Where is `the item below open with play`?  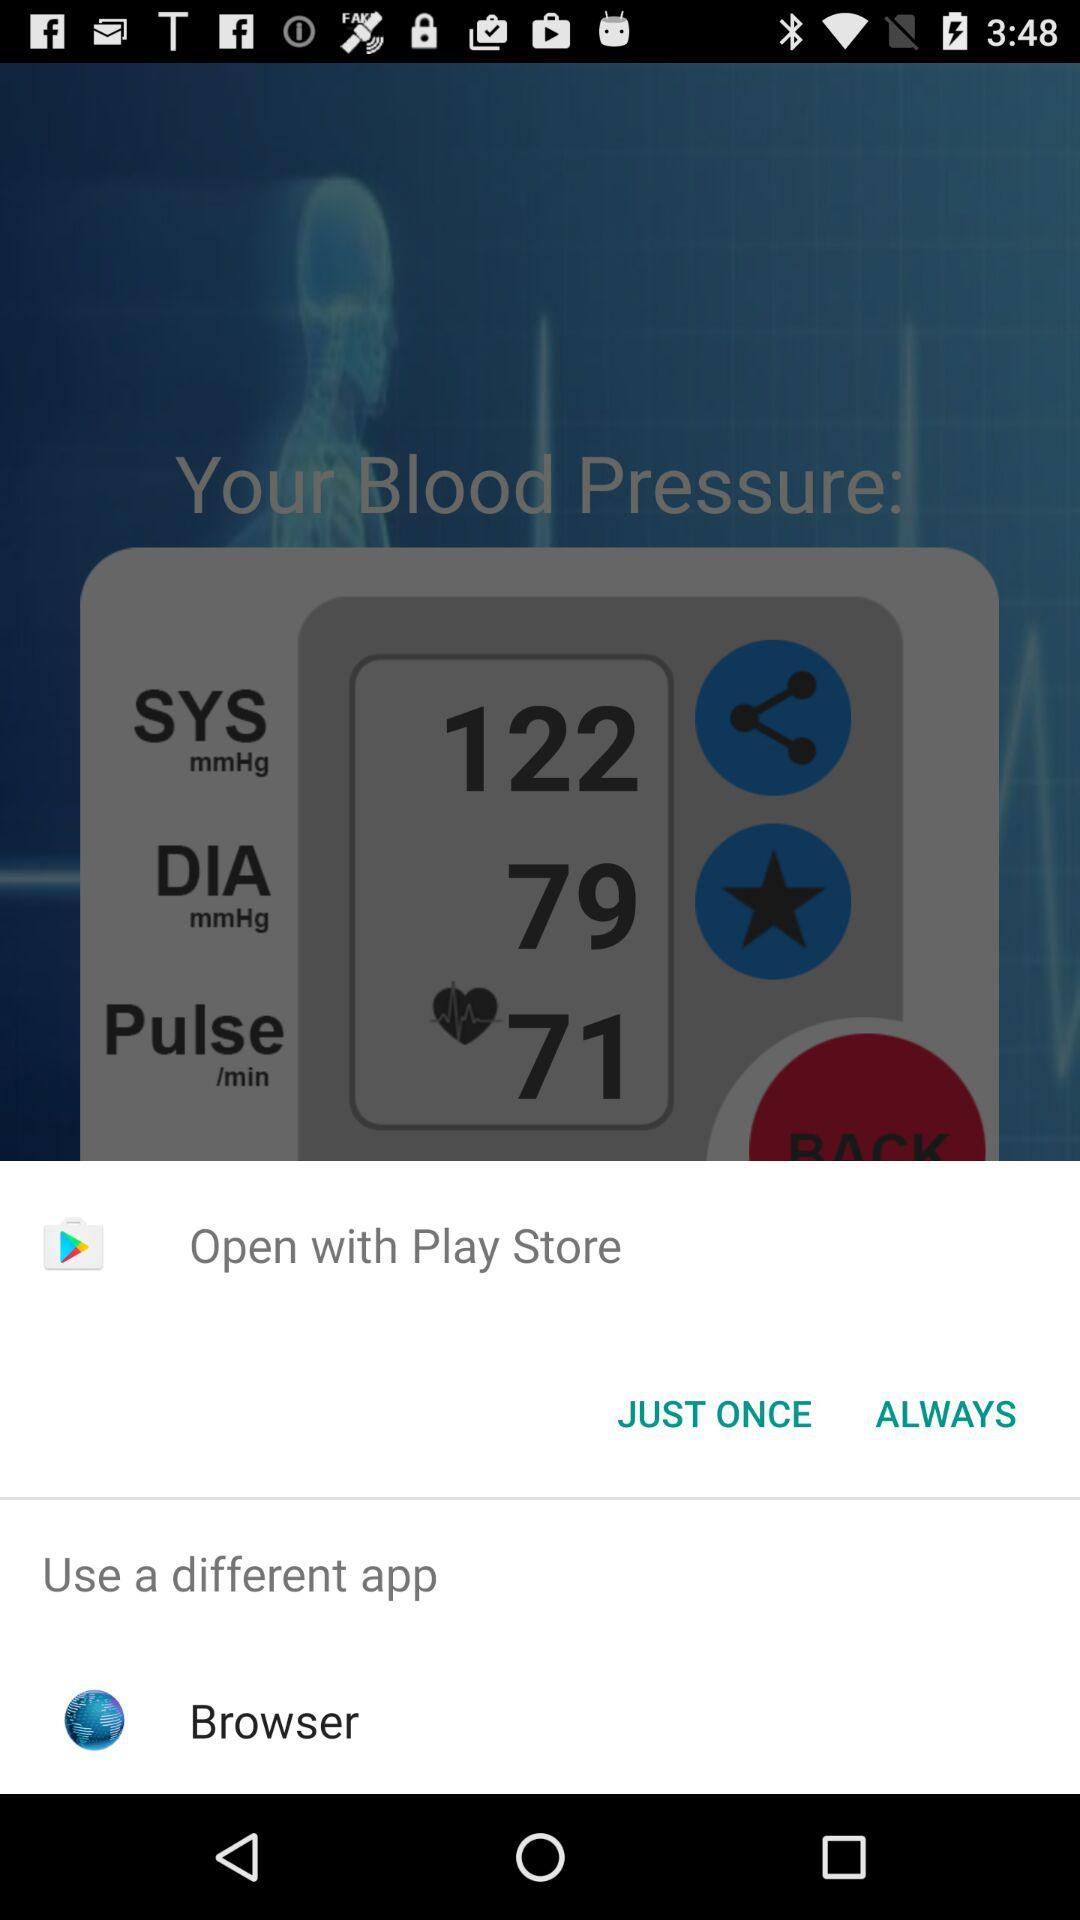 the item below open with play is located at coordinates (945, 1411).